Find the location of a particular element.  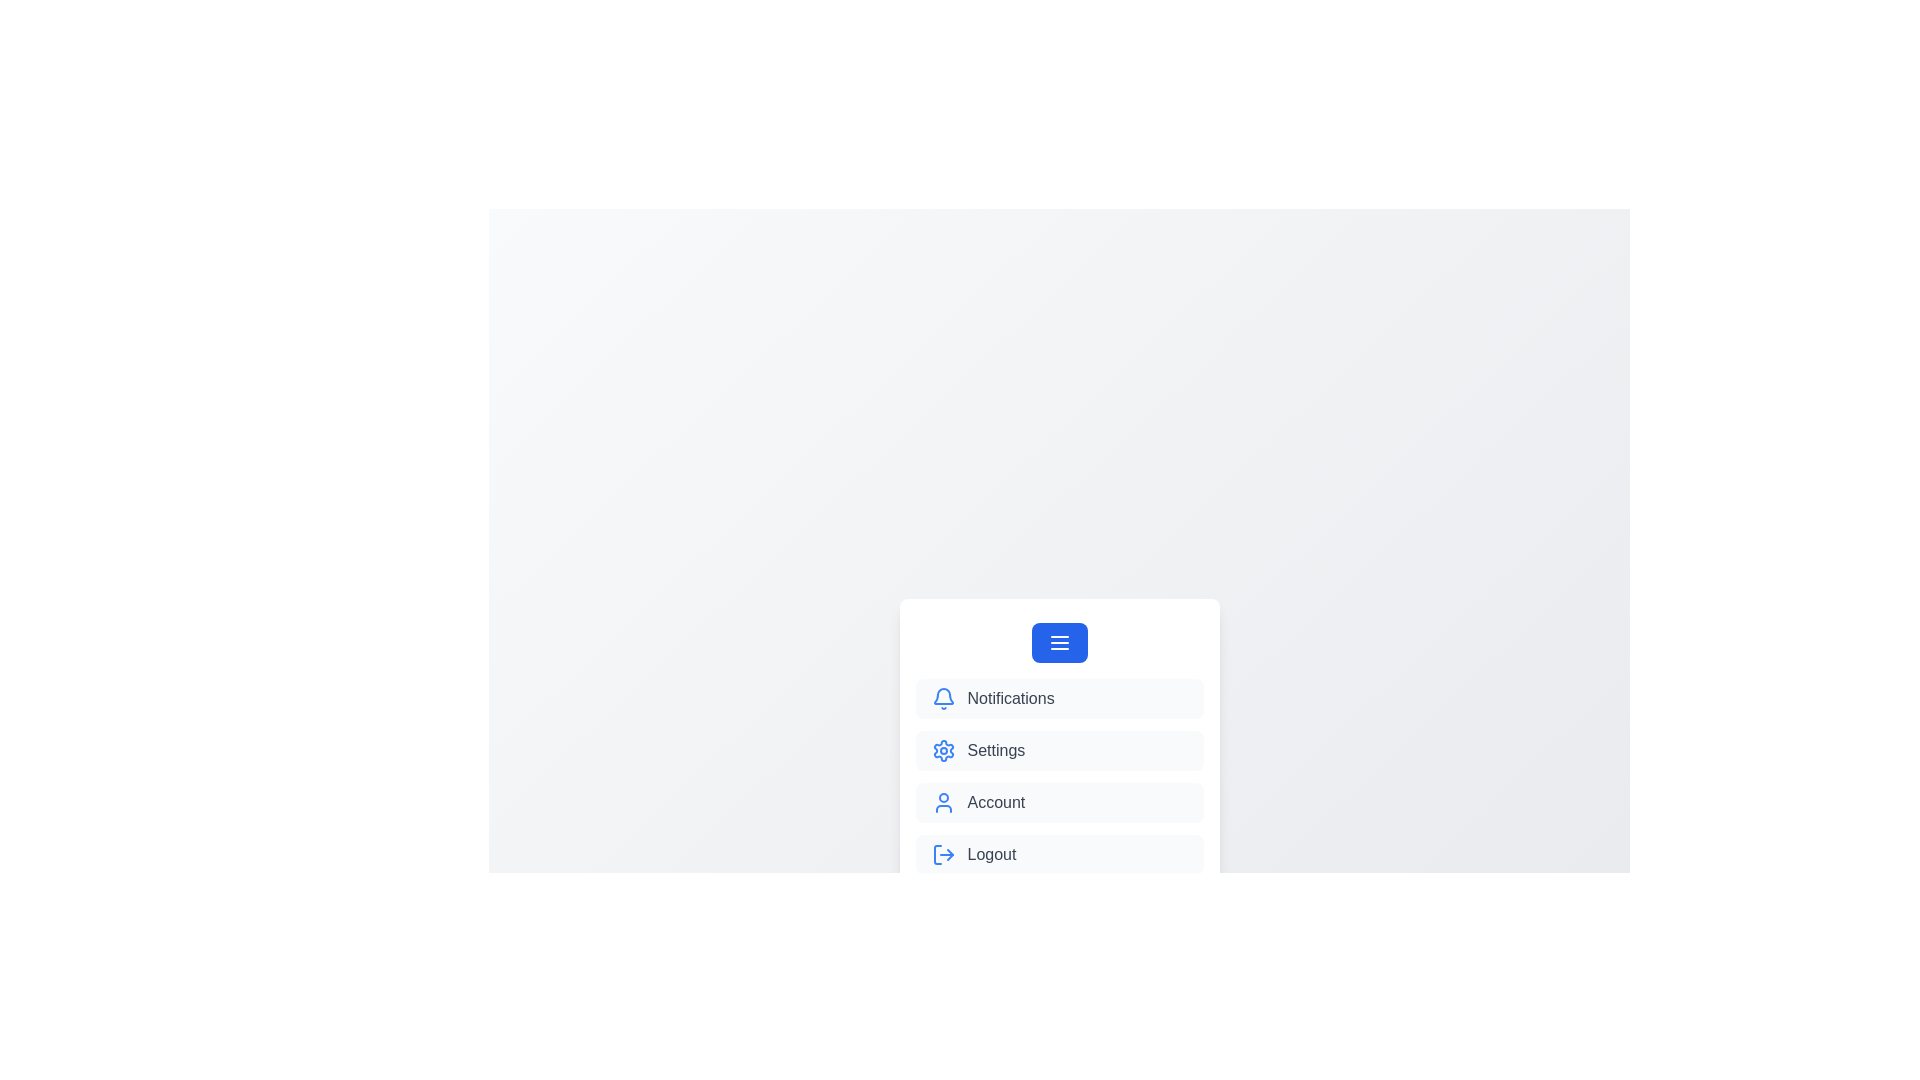

the menu button to toggle the menu visibility is located at coordinates (1058, 643).